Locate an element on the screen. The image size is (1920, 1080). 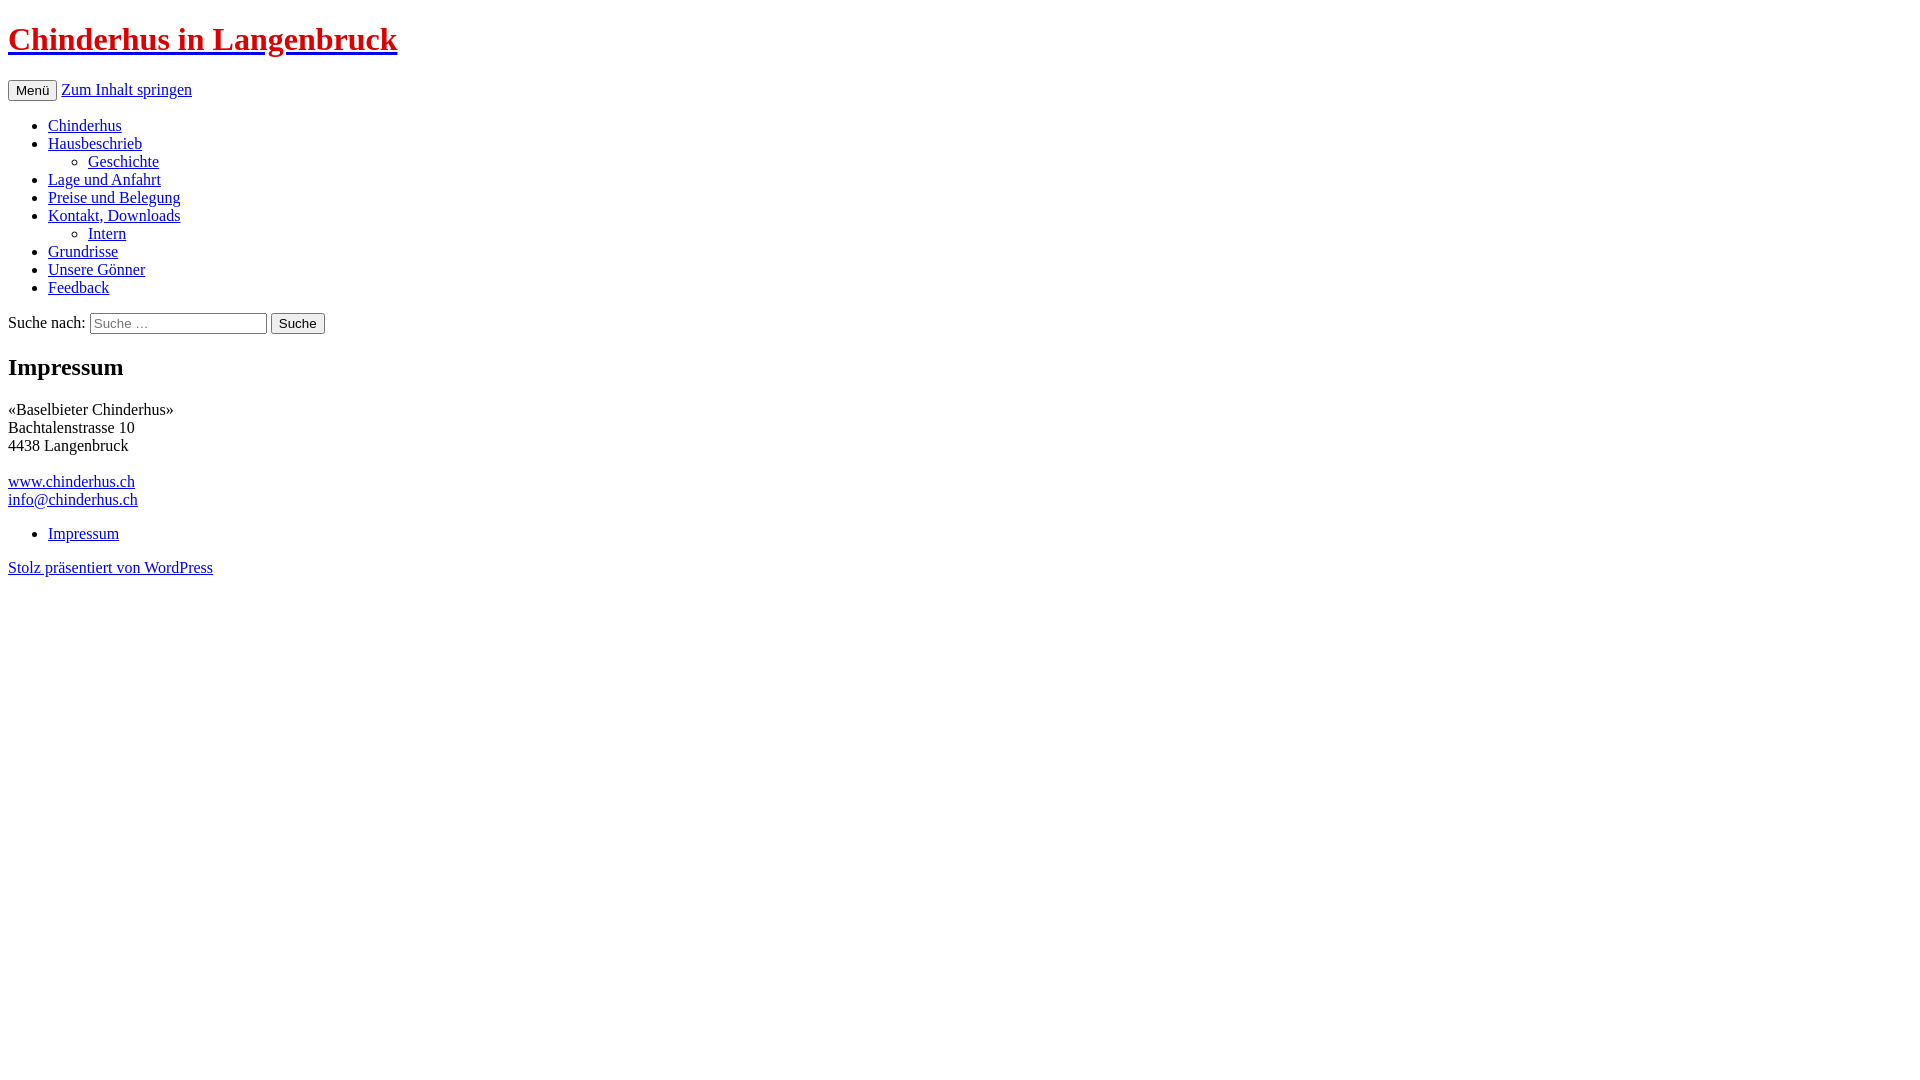
'Geschichte' is located at coordinates (86, 160).